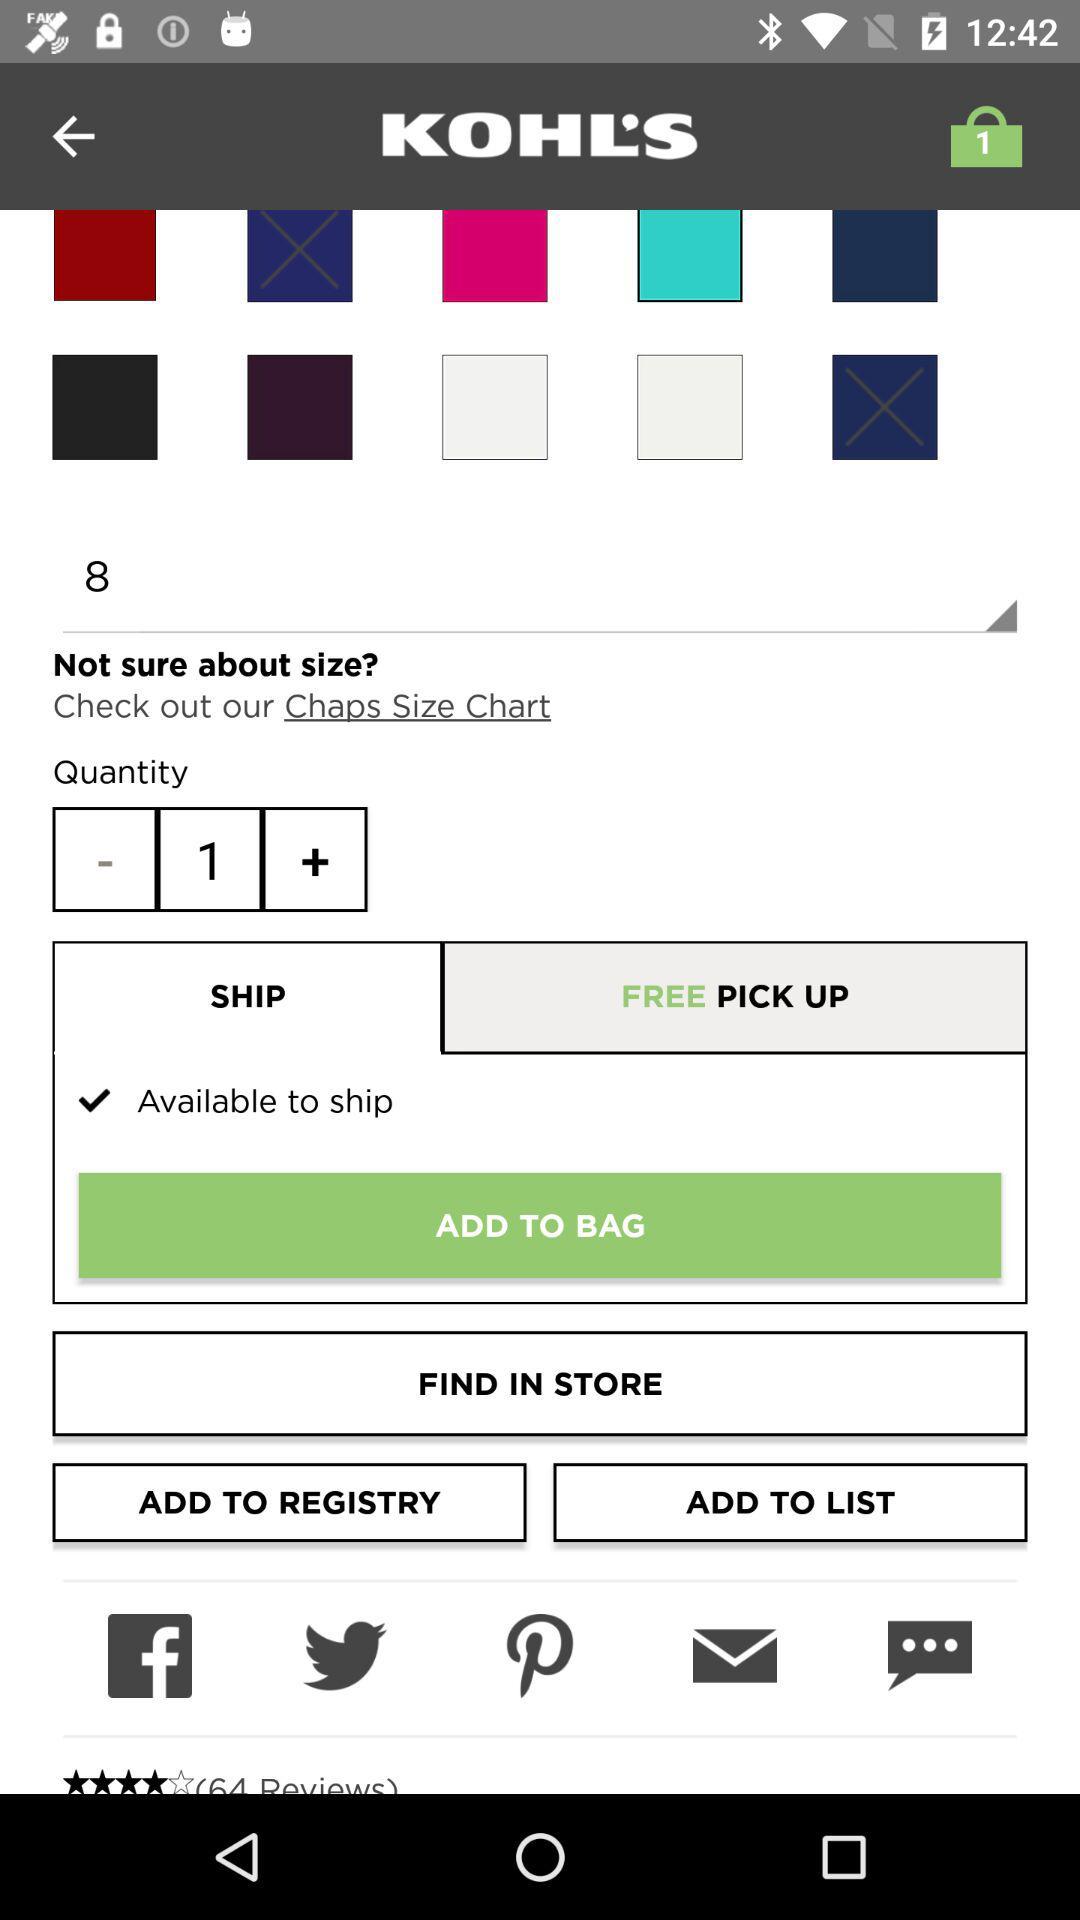 The height and width of the screenshot is (1920, 1080). What do you see at coordinates (540, 135) in the screenshot?
I see `navigate to home page` at bounding box center [540, 135].